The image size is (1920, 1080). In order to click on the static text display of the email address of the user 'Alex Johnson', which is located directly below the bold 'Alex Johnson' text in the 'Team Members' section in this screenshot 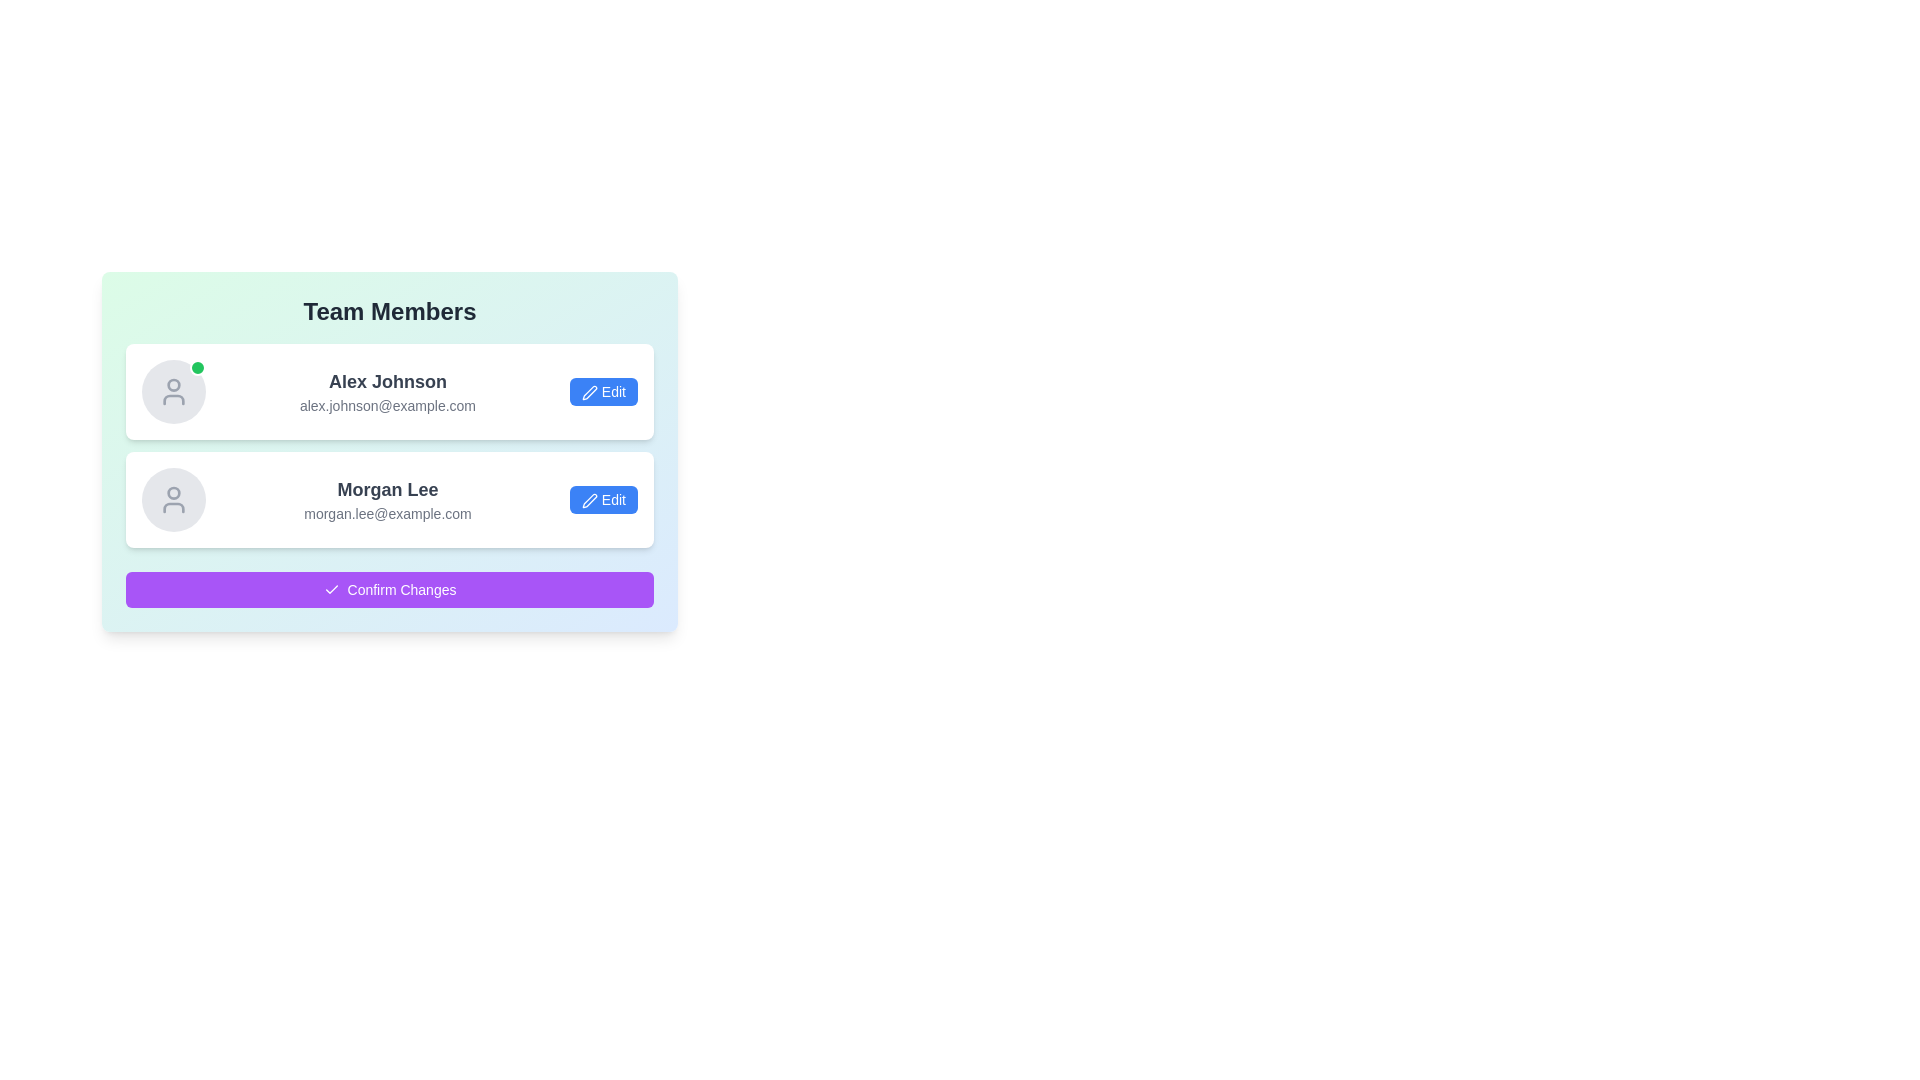, I will do `click(388, 405)`.